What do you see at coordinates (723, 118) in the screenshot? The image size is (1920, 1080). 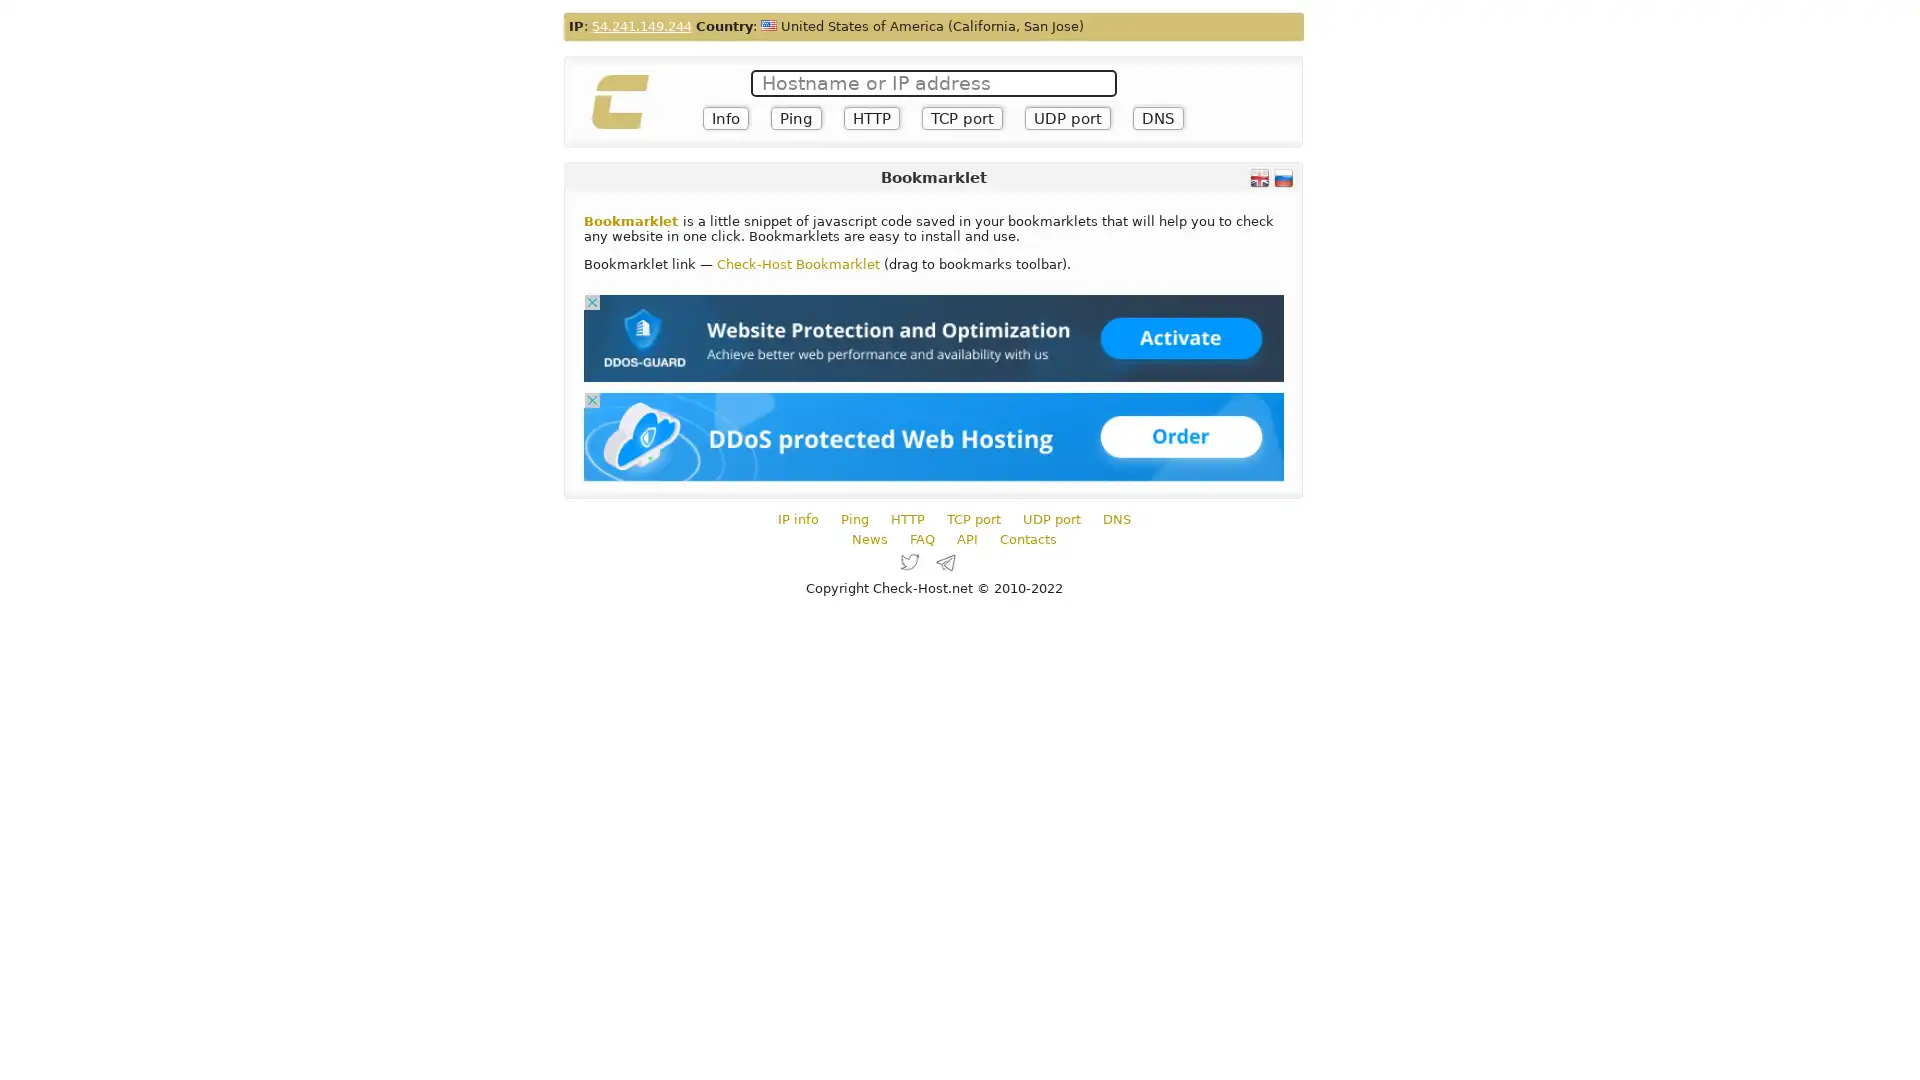 I see `Info` at bounding box center [723, 118].